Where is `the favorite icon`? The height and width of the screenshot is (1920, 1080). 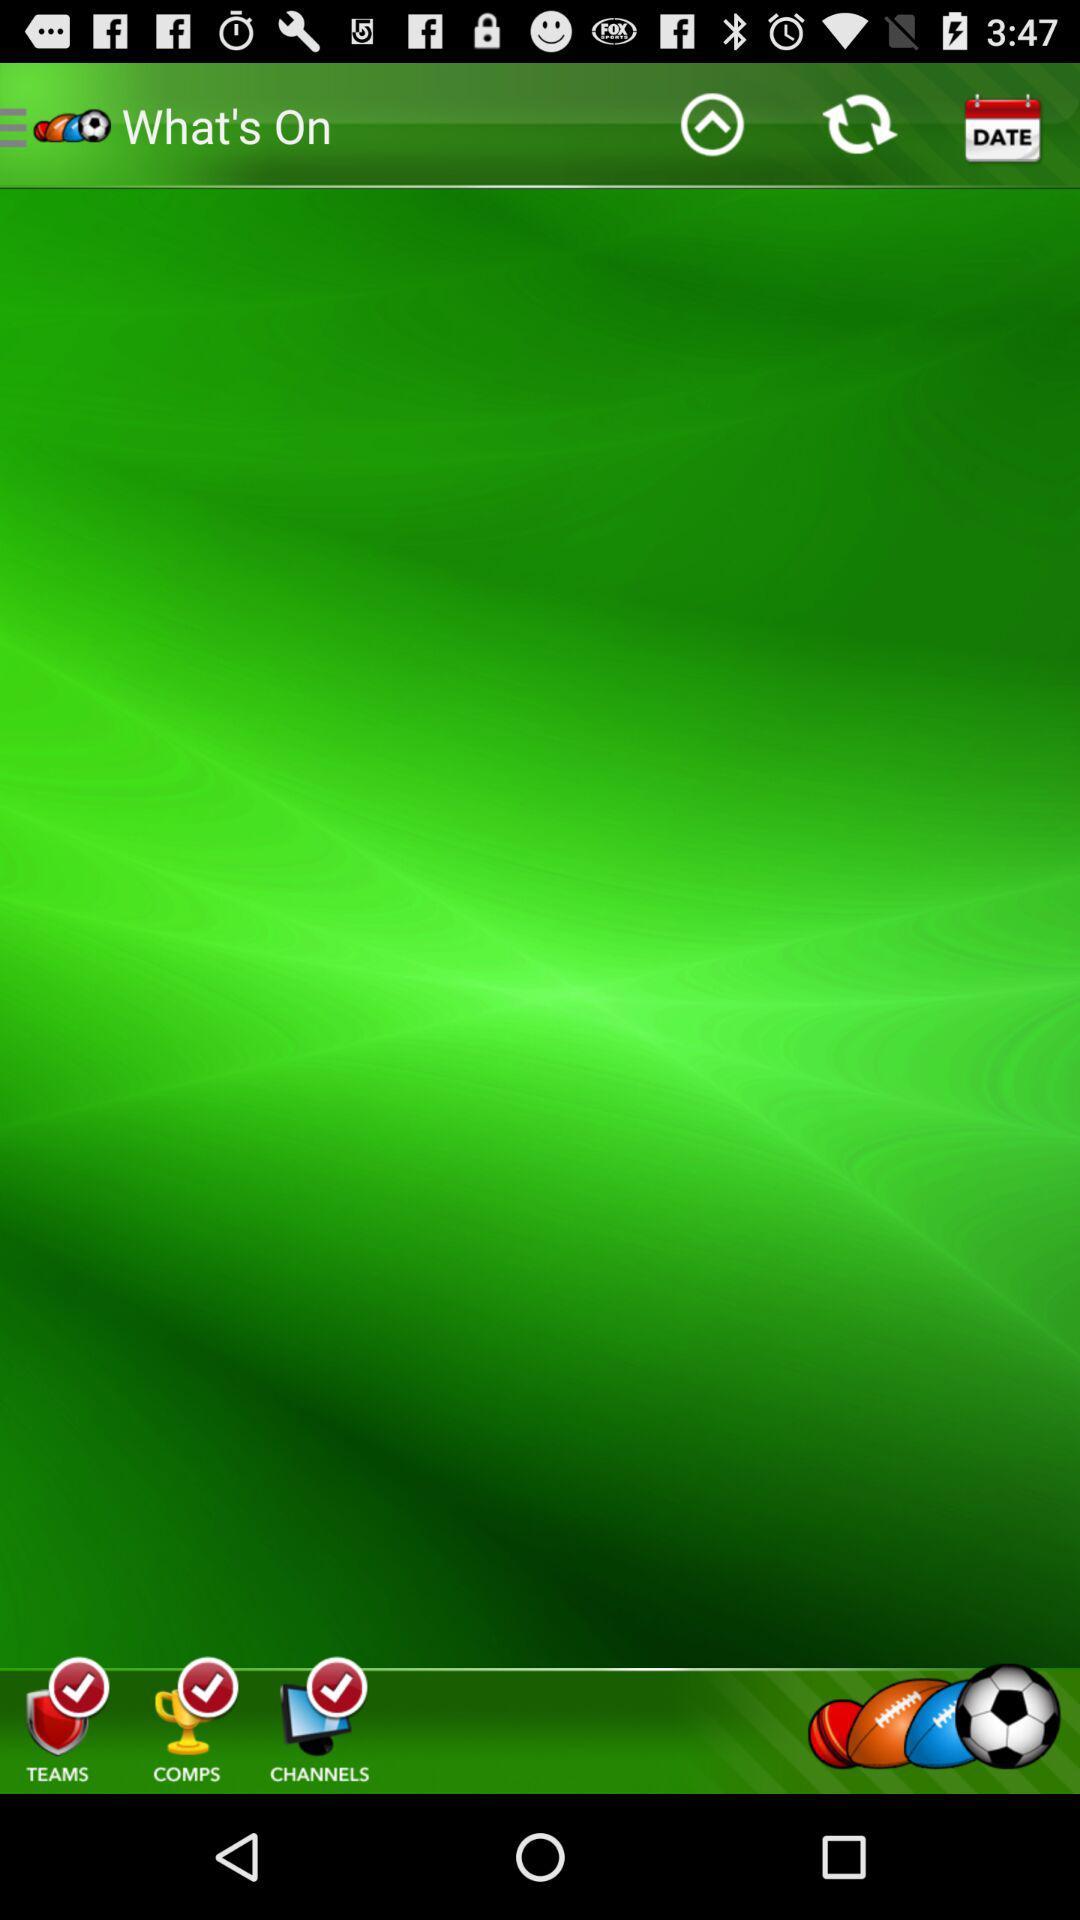
the favorite icon is located at coordinates (945, 1291).